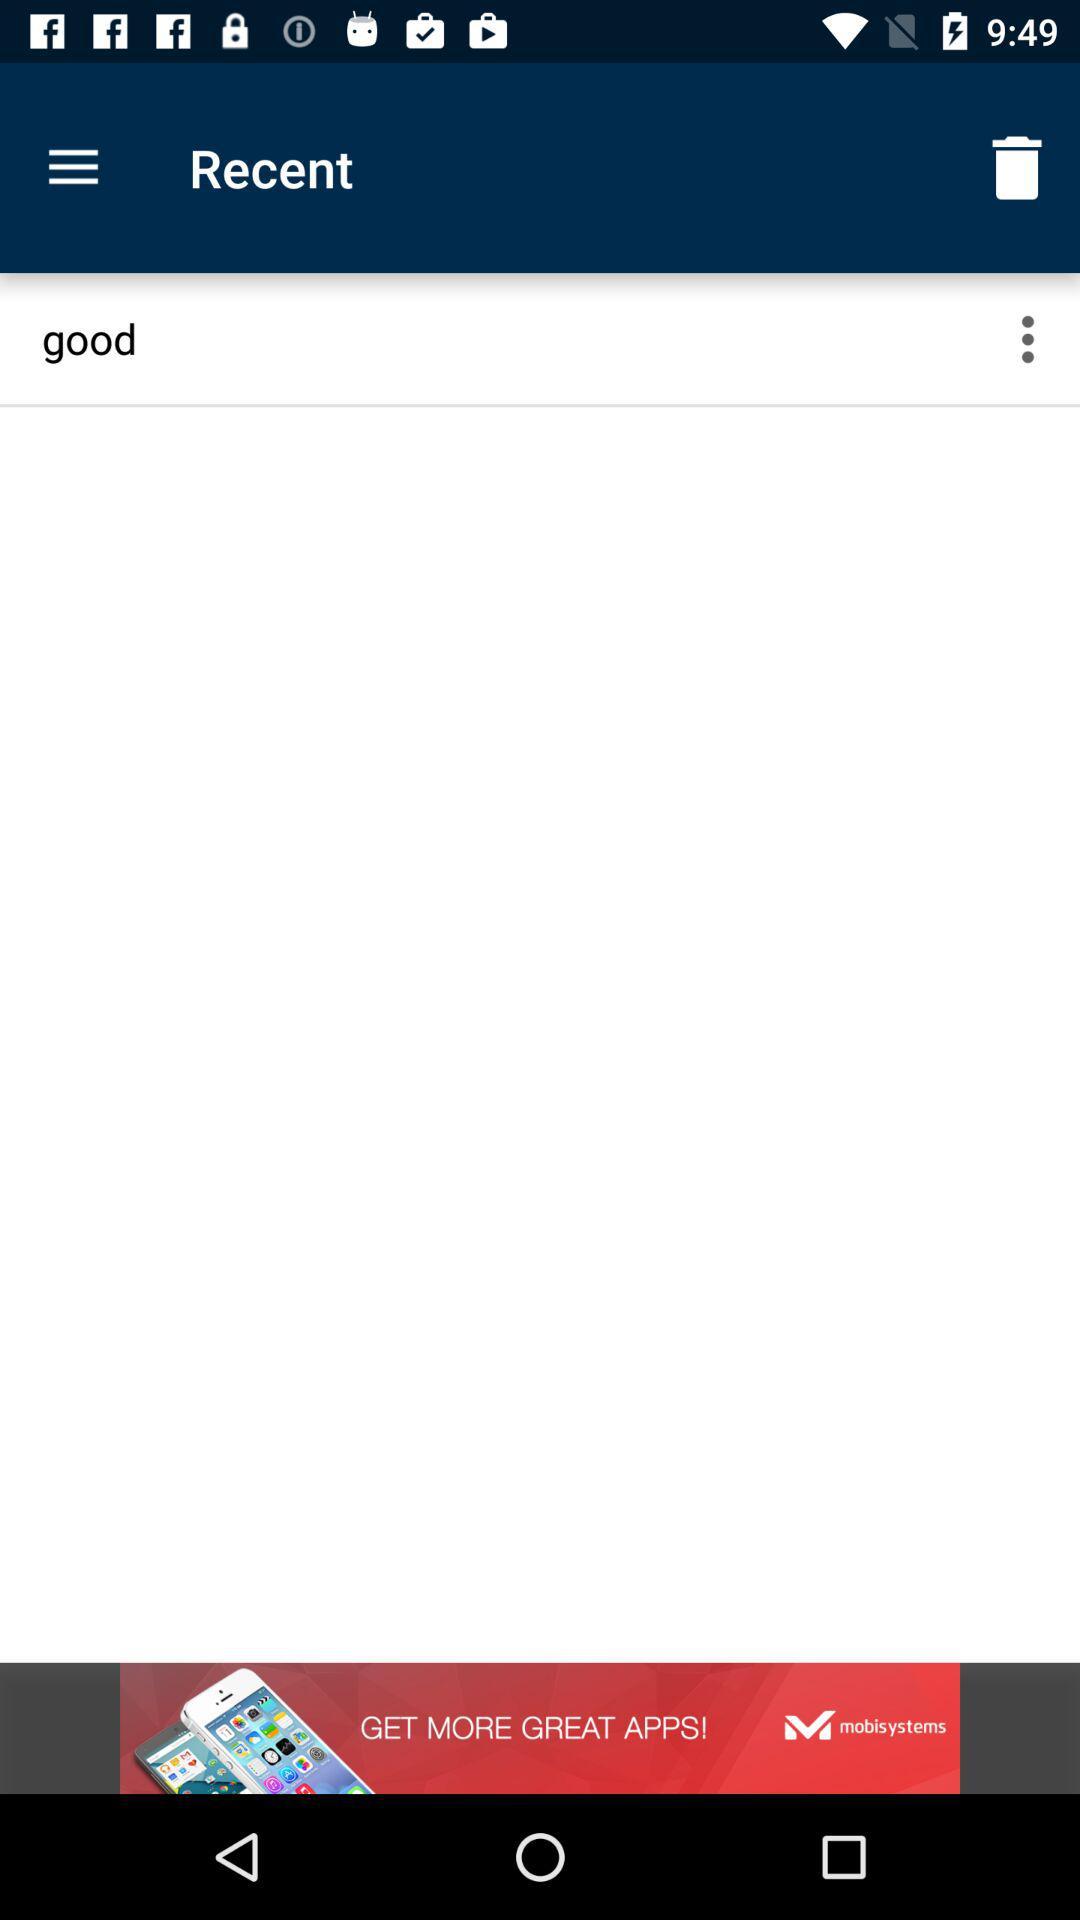  Describe the element at coordinates (1017, 168) in the screenshot. I see `item to the right of recent item` at that location.